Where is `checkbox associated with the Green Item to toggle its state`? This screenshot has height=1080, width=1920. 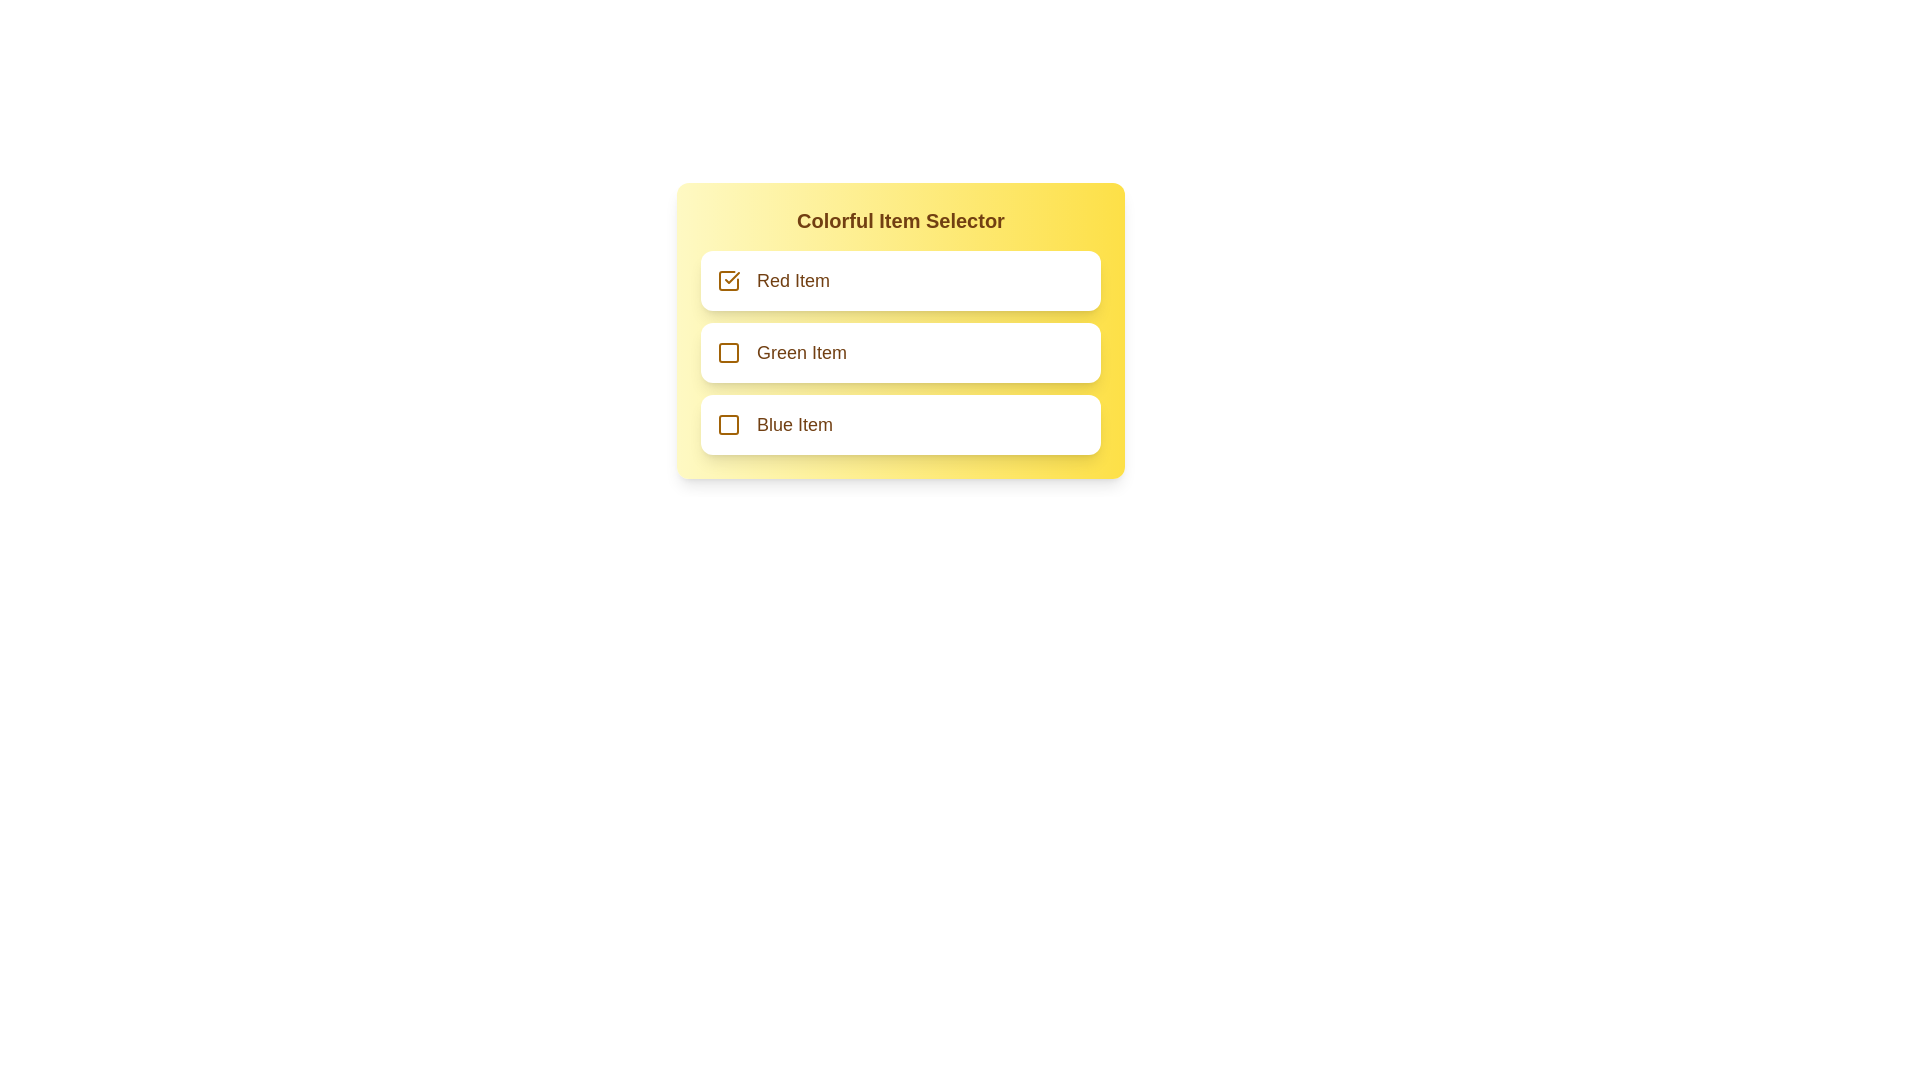 checkbox associated with the Green Item to toggle its state is located at coordinates (728, 352).